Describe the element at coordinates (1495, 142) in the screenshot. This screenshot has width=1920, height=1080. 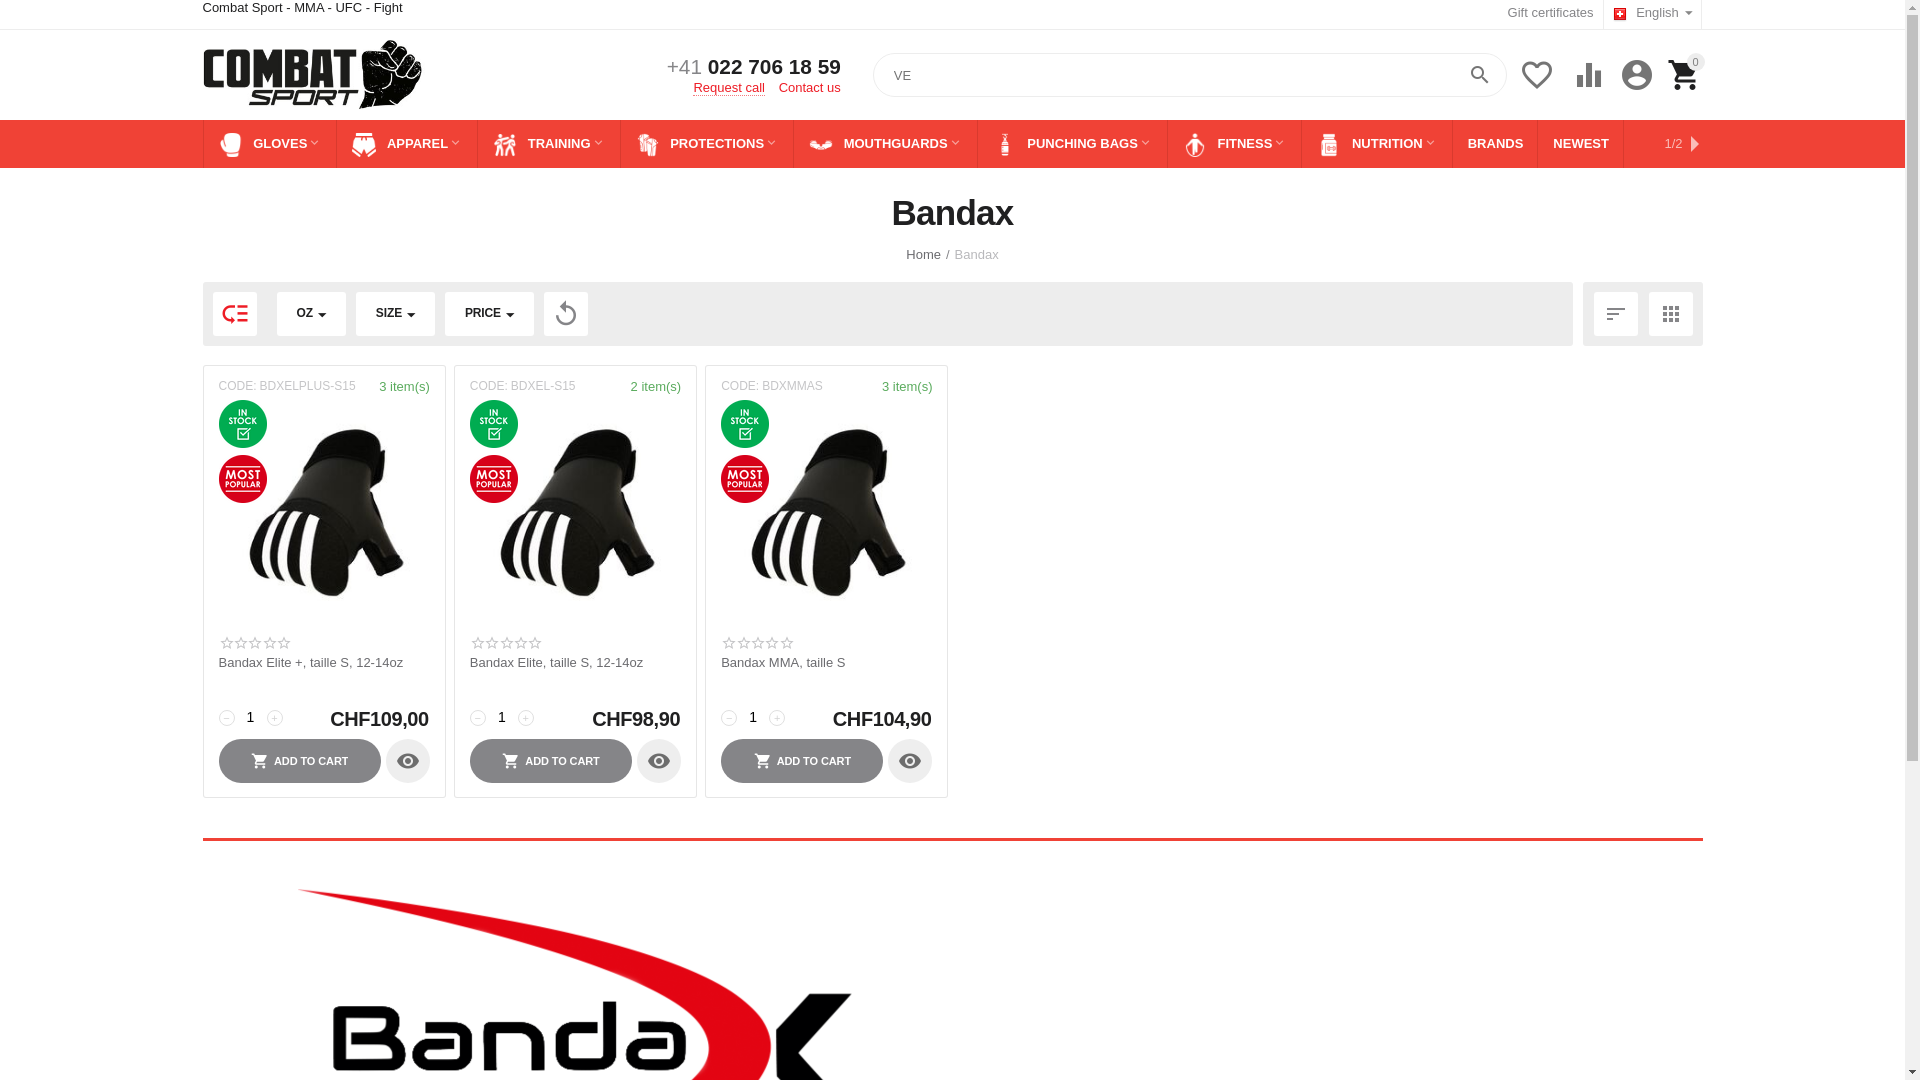
I see `'BRANDS'` at that location.